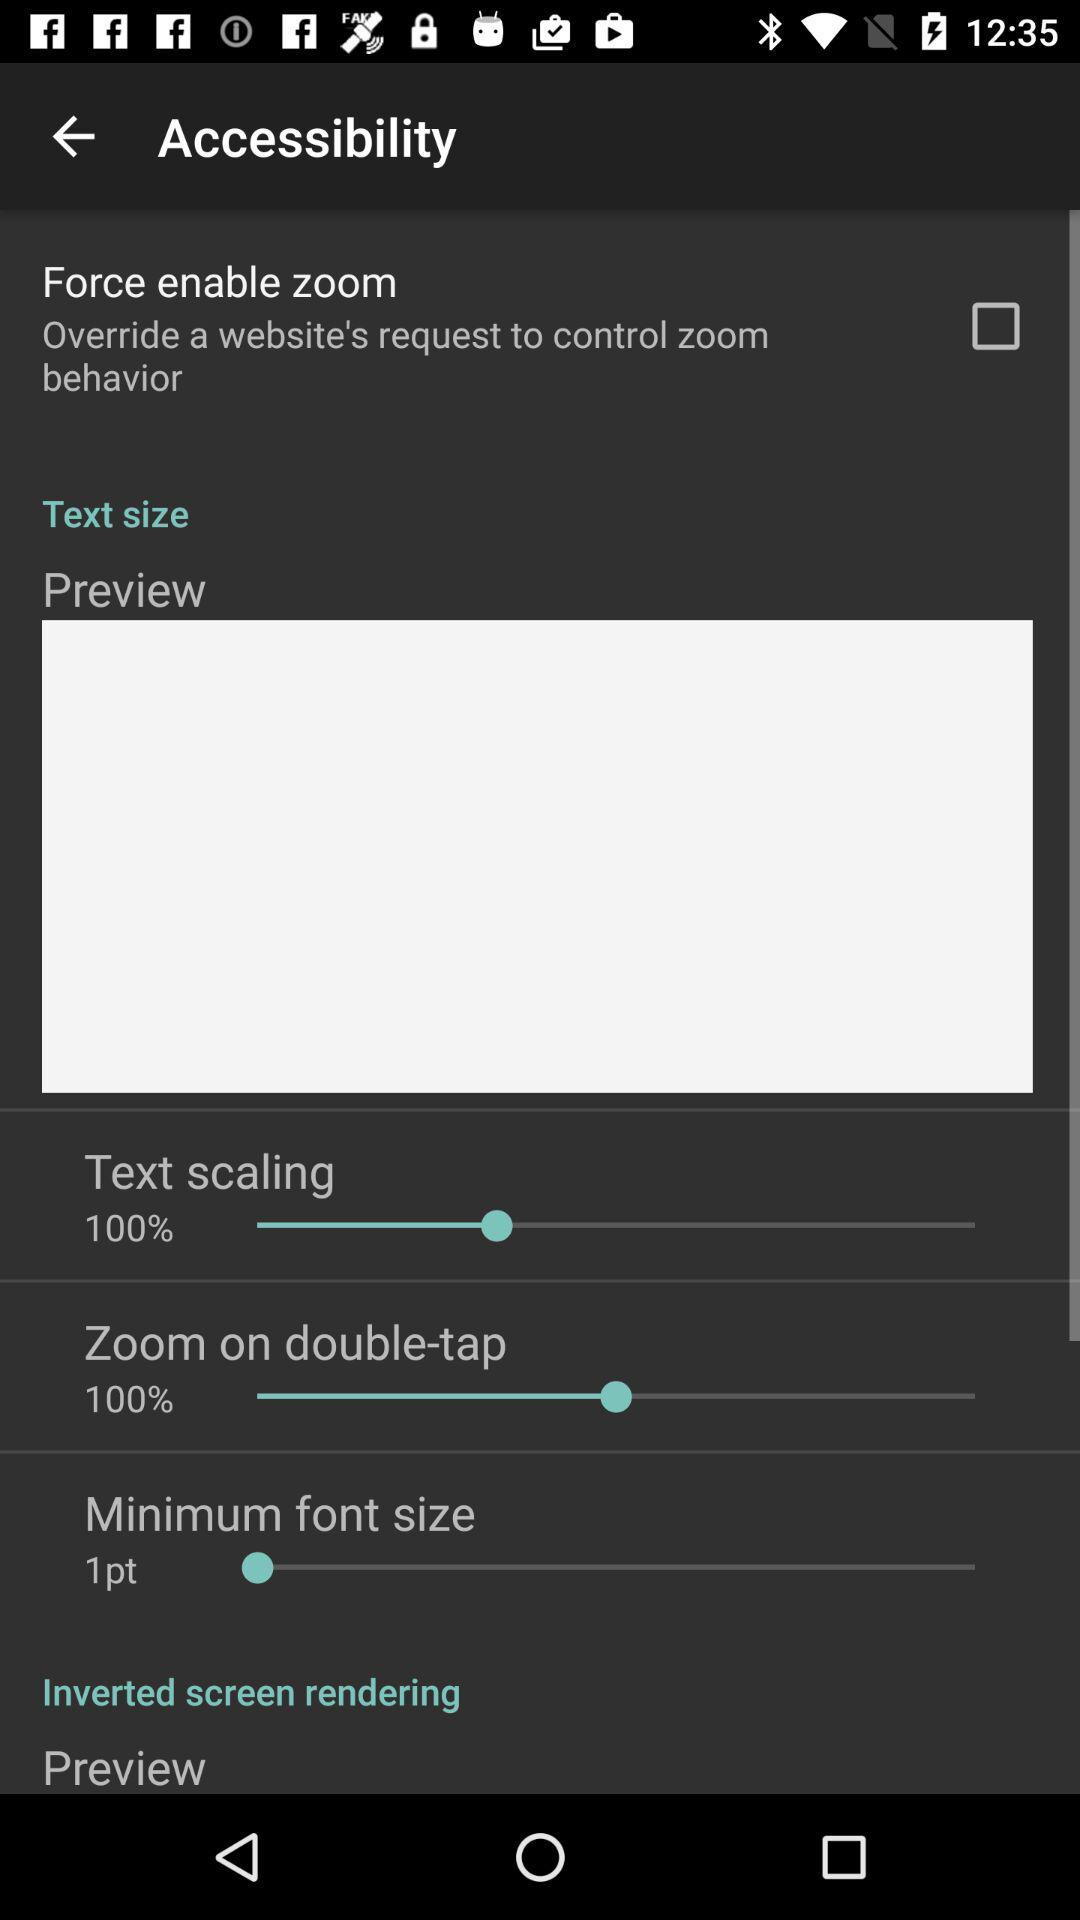  I want to click on the icon below minimum font size app, so click(148, 1568).